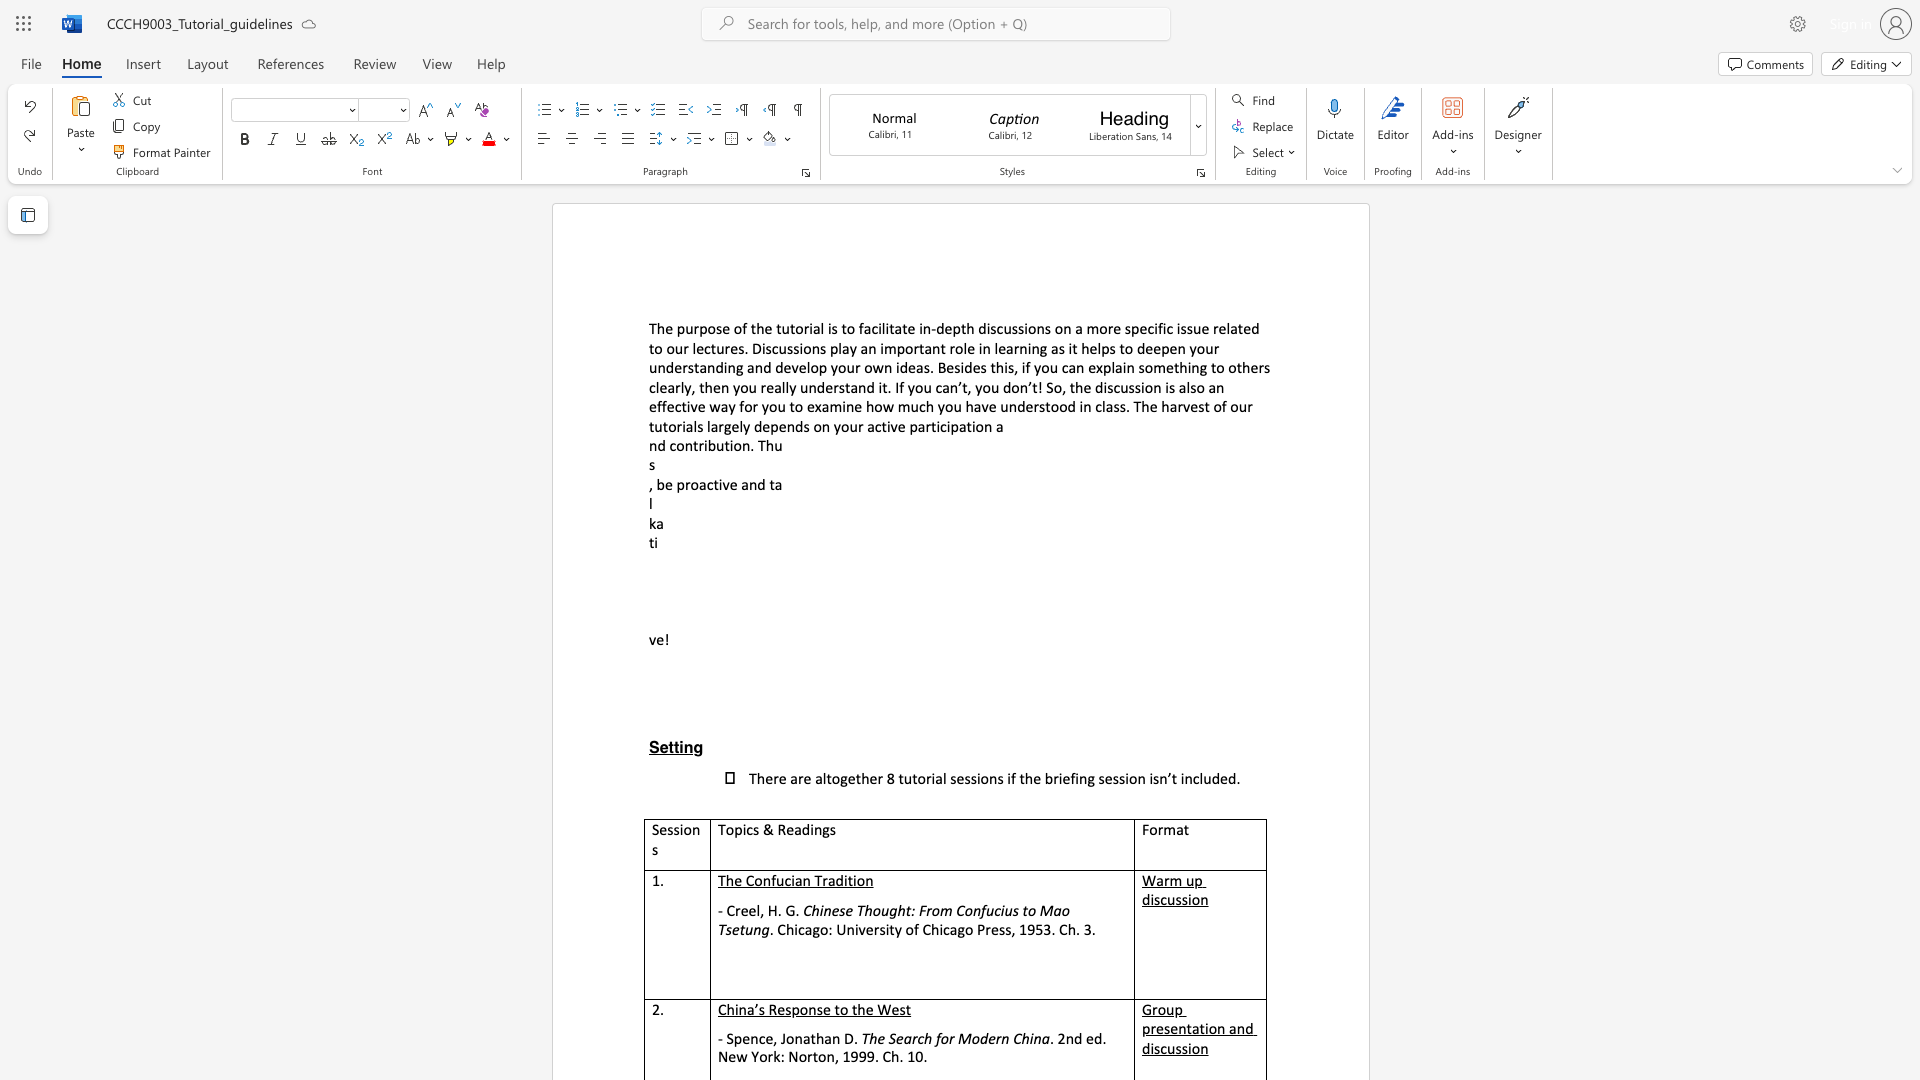  Describe the element at coordinates (725, 910) in the screenshot. I see `the subset text "Creel, H" within the text "- Creel, H. G."` at that location.